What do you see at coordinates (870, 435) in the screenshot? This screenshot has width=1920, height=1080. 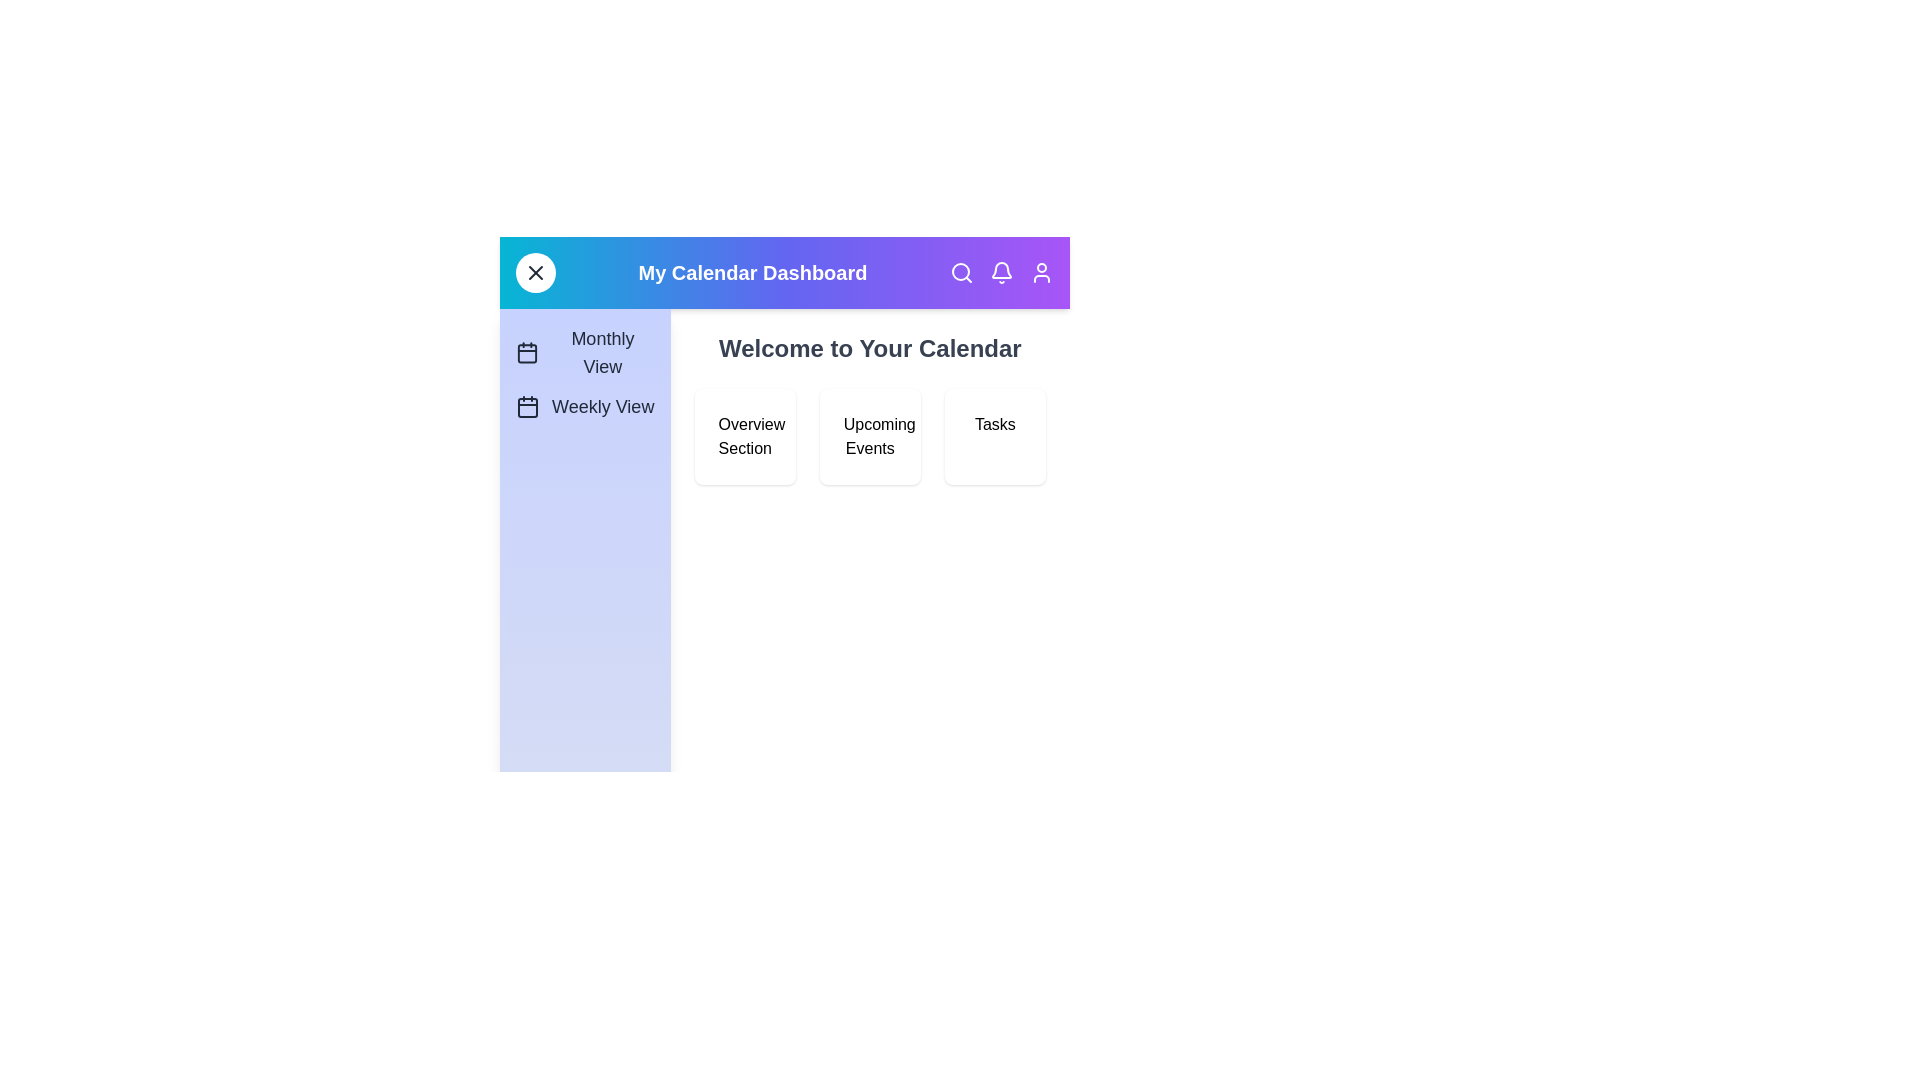 I see `the middle static text card indicating the section or category for viewing or managing upcoming events in the calendar interface` at bounding box center [870, 435].